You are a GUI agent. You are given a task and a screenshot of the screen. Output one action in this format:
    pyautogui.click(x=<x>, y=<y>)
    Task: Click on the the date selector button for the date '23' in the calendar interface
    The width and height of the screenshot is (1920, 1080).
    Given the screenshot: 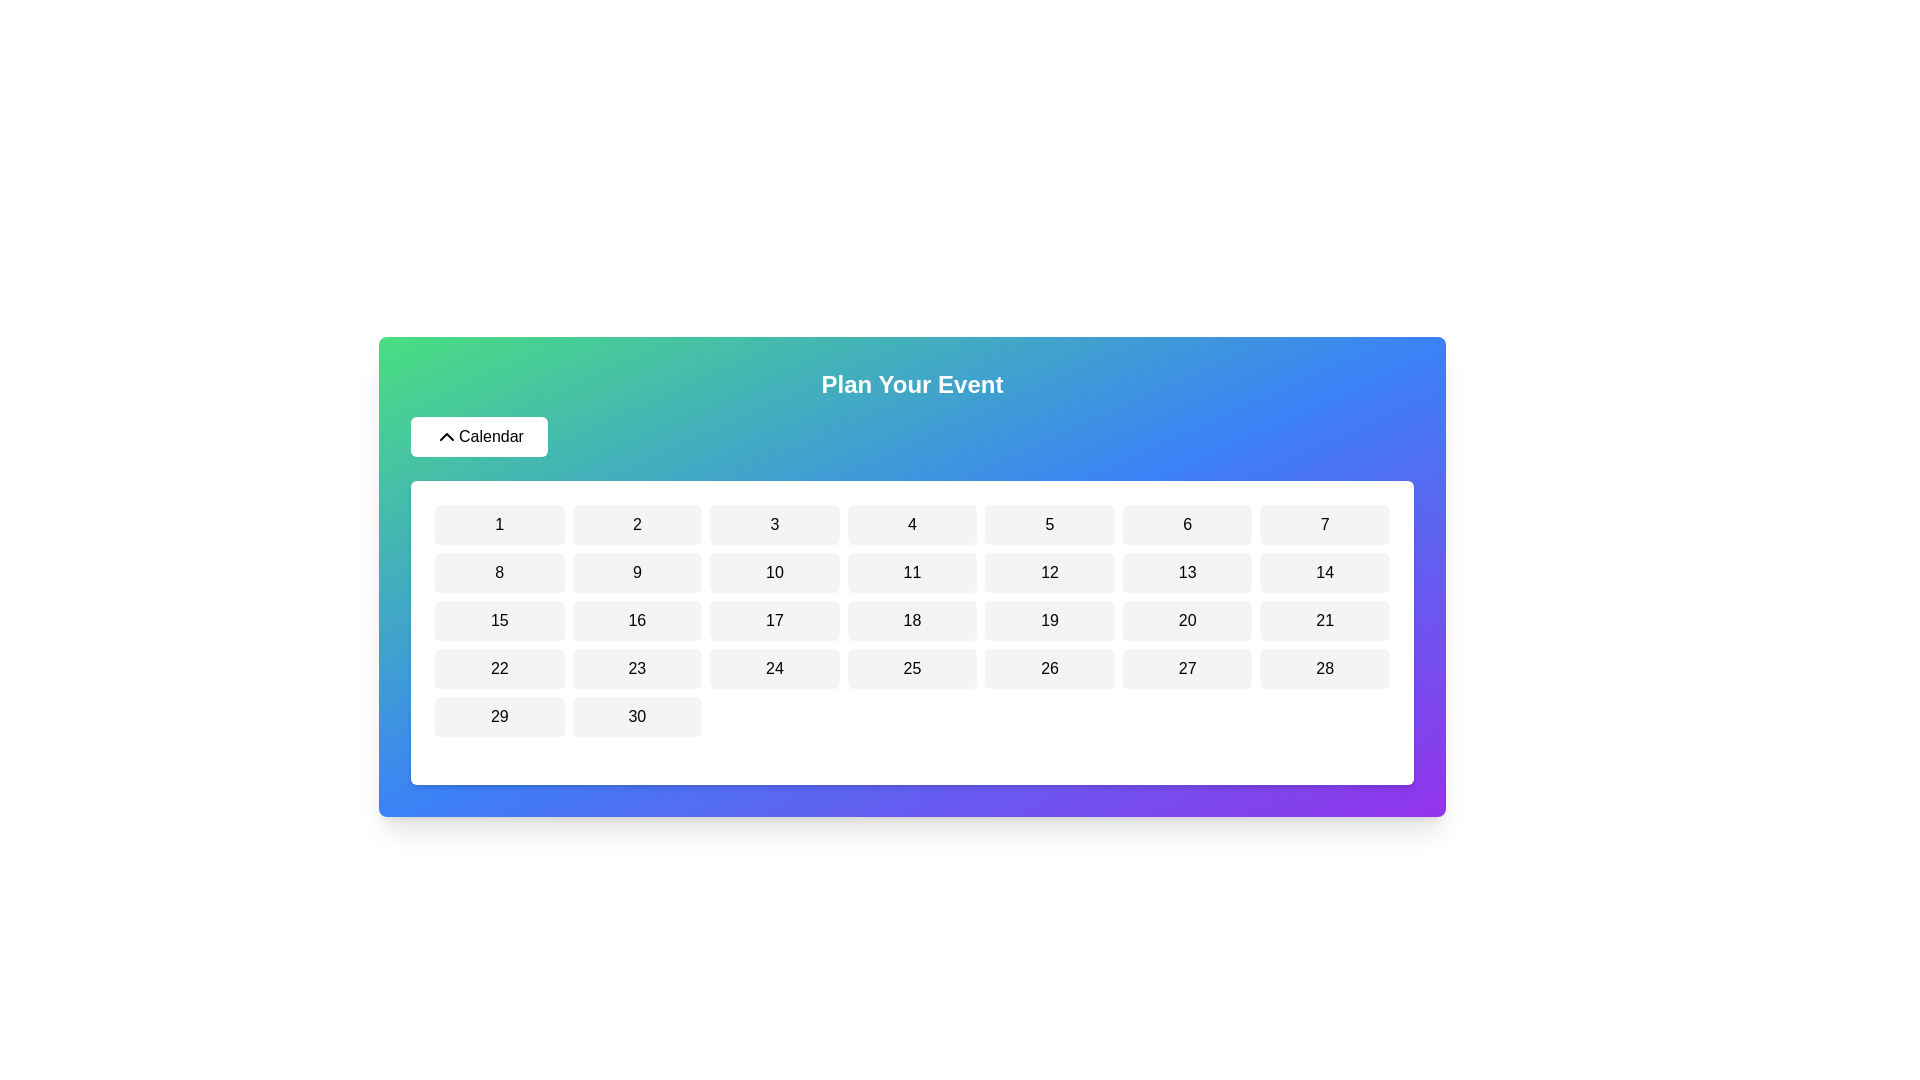 What is the action you would take?
    pyautogui.click(x=636, y=668)
    